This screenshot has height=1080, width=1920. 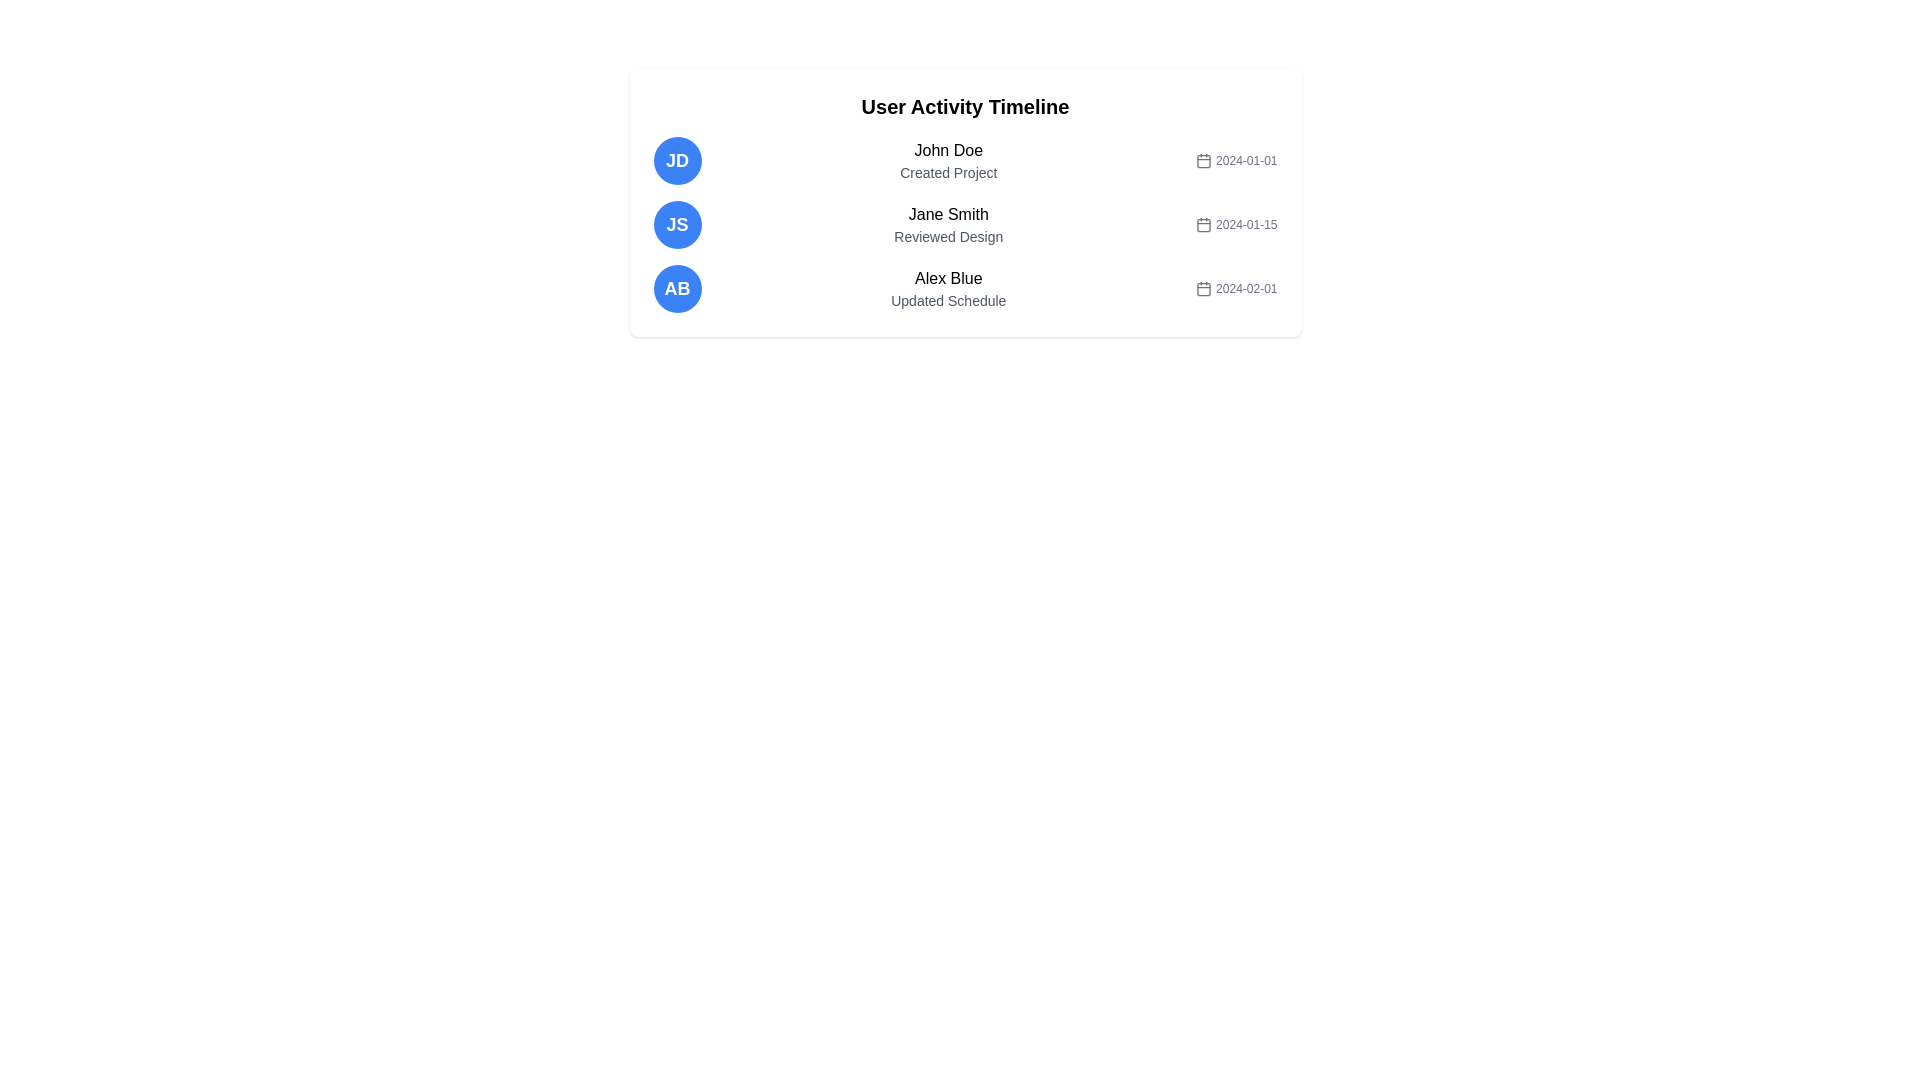 I want to click on text content of the text label identifying the user 'Alex Blue' and their activity 'Updated Schedule' within the timeline interface, so click(x=947, y=289).